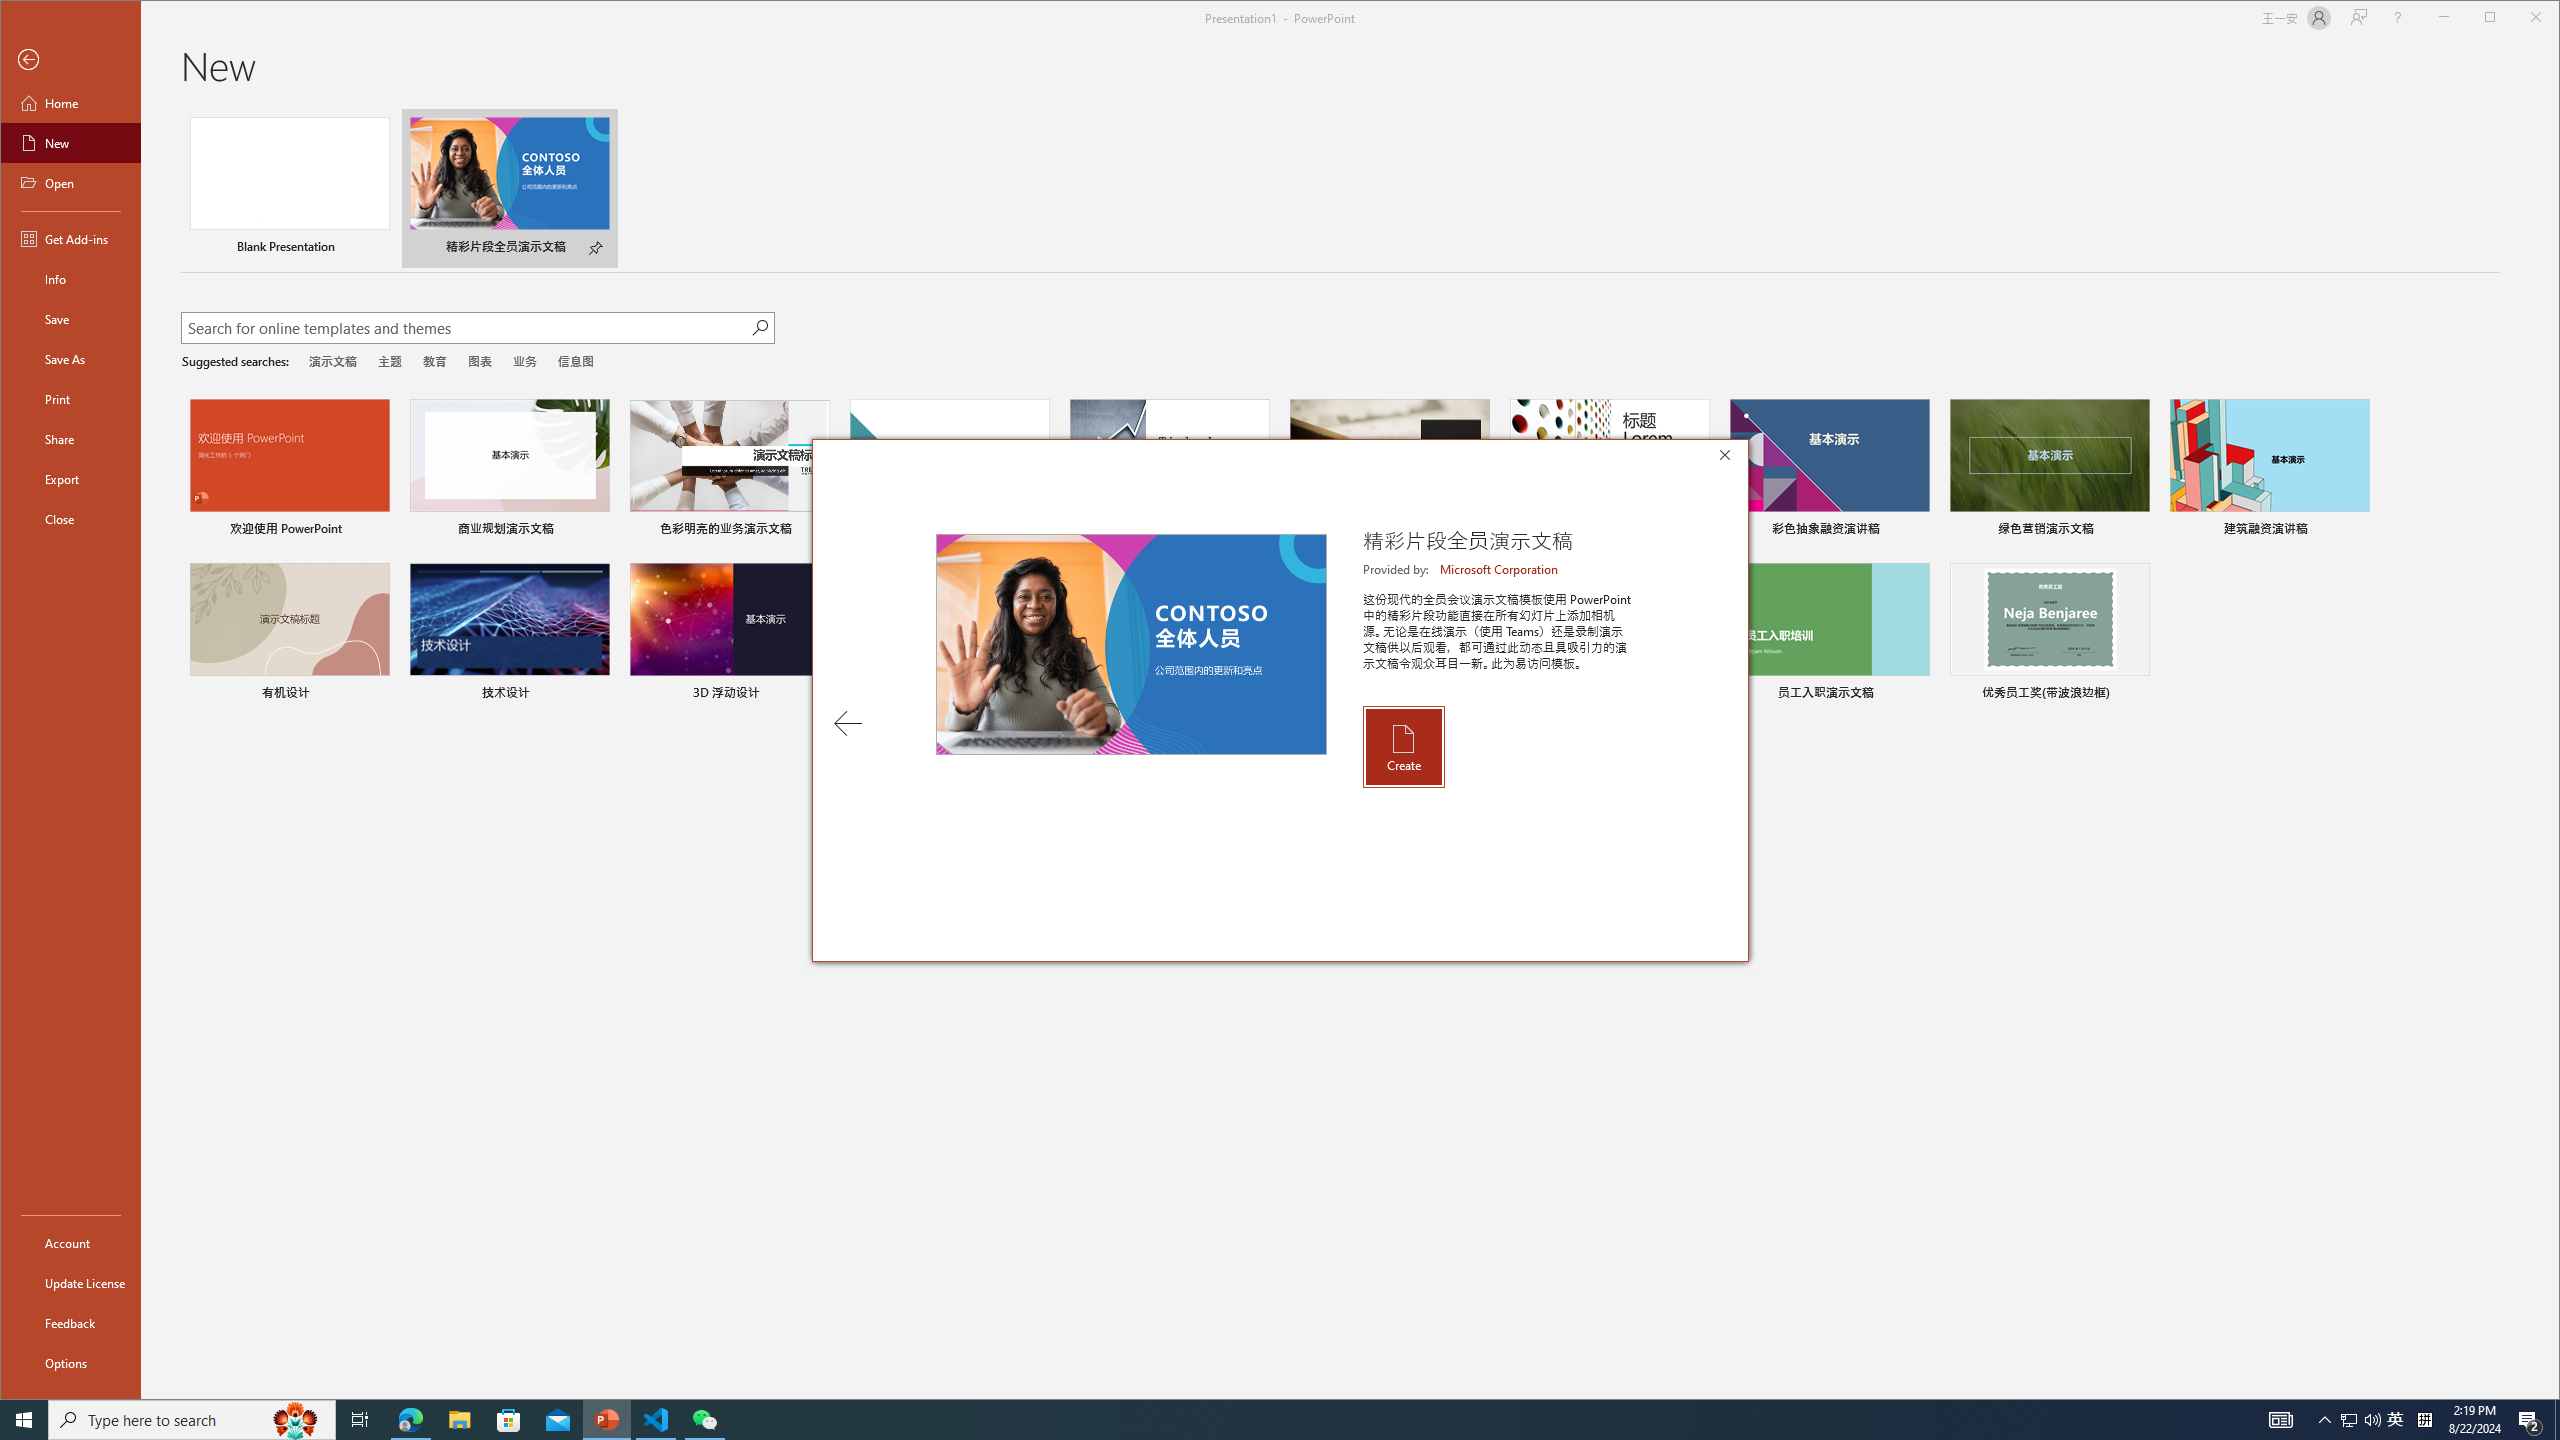 This screenshot has height=1440, width=2560. What do you see at coordinates (358, 1418) in the screenshot?
I see `'Task View'` at bounding box center [358, 1418].